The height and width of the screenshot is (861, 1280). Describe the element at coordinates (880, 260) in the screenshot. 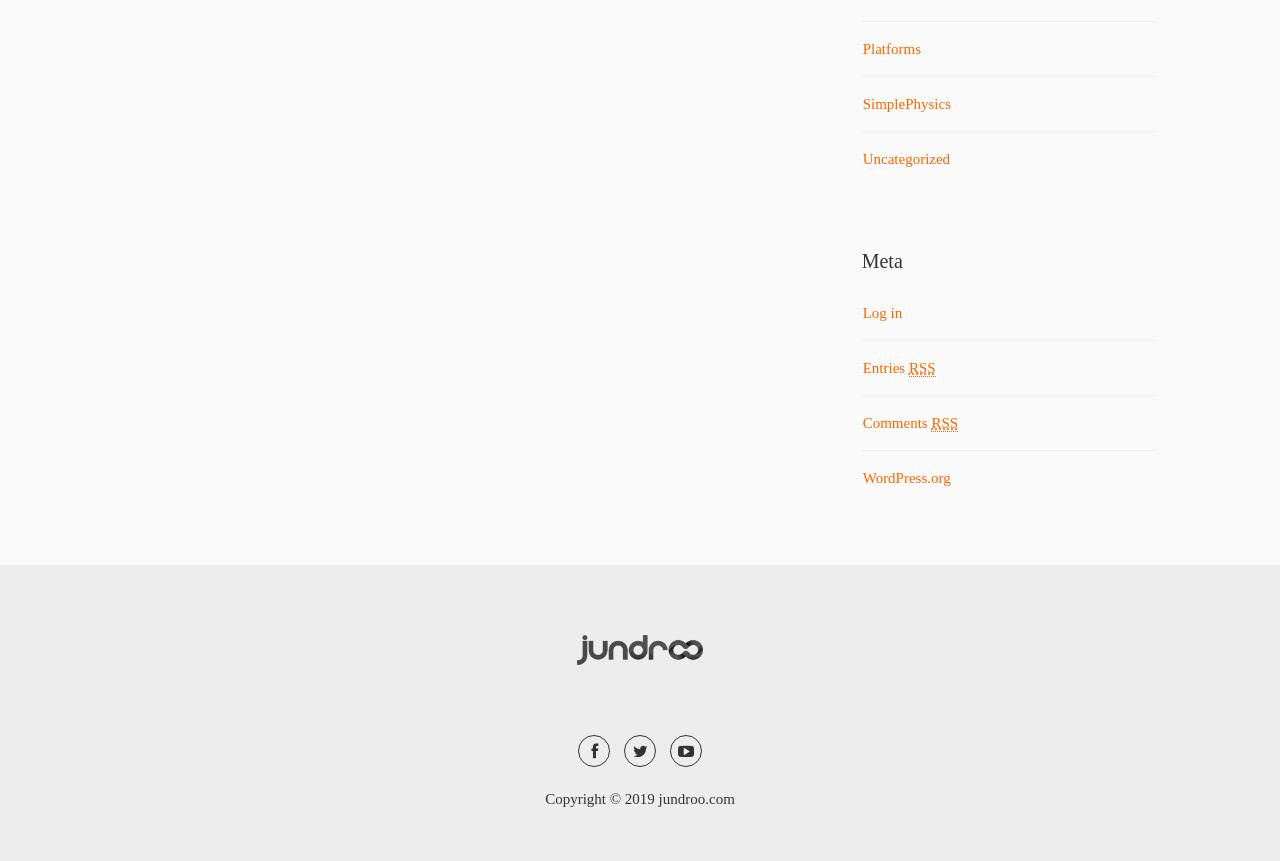

I see `'Meta'` at that location.